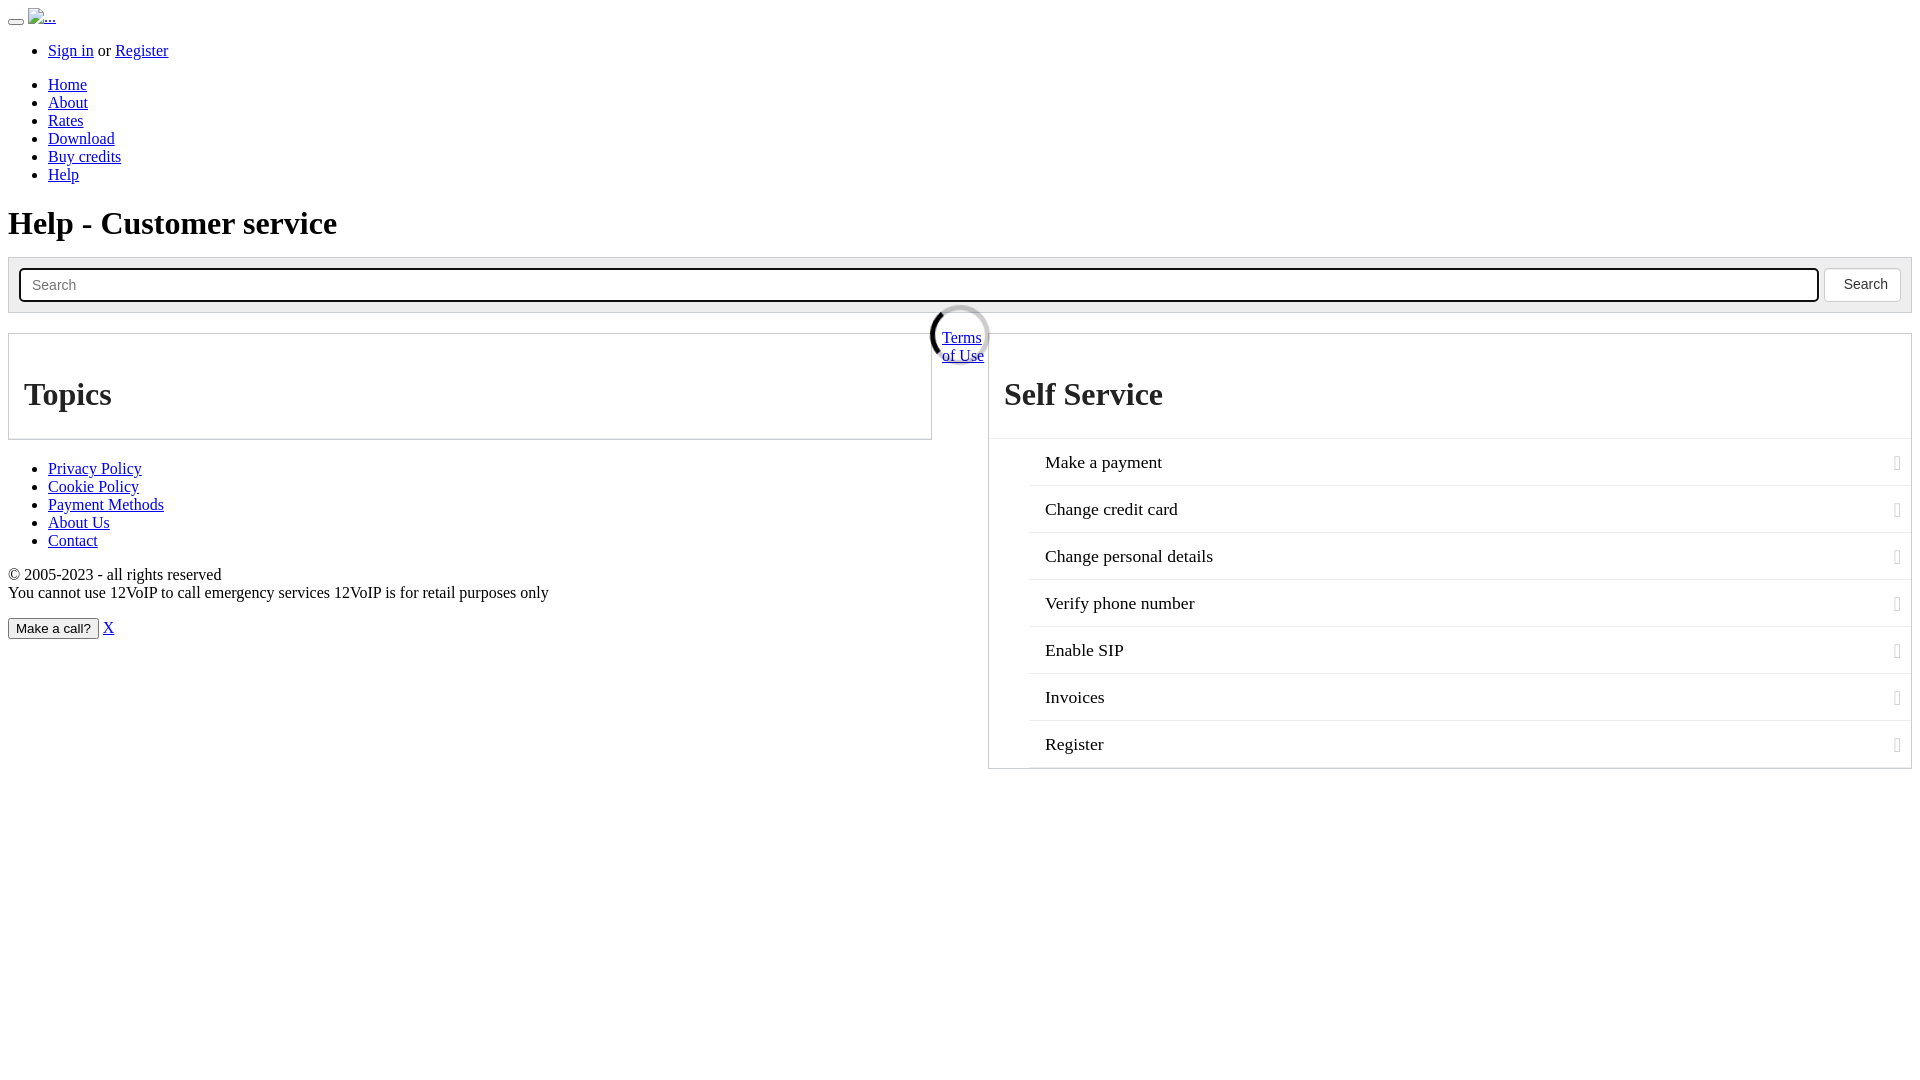  What do you see at coordinates (72, 540) in the screenshot?
I see `'Contact'` at bounding box center [72, 540].